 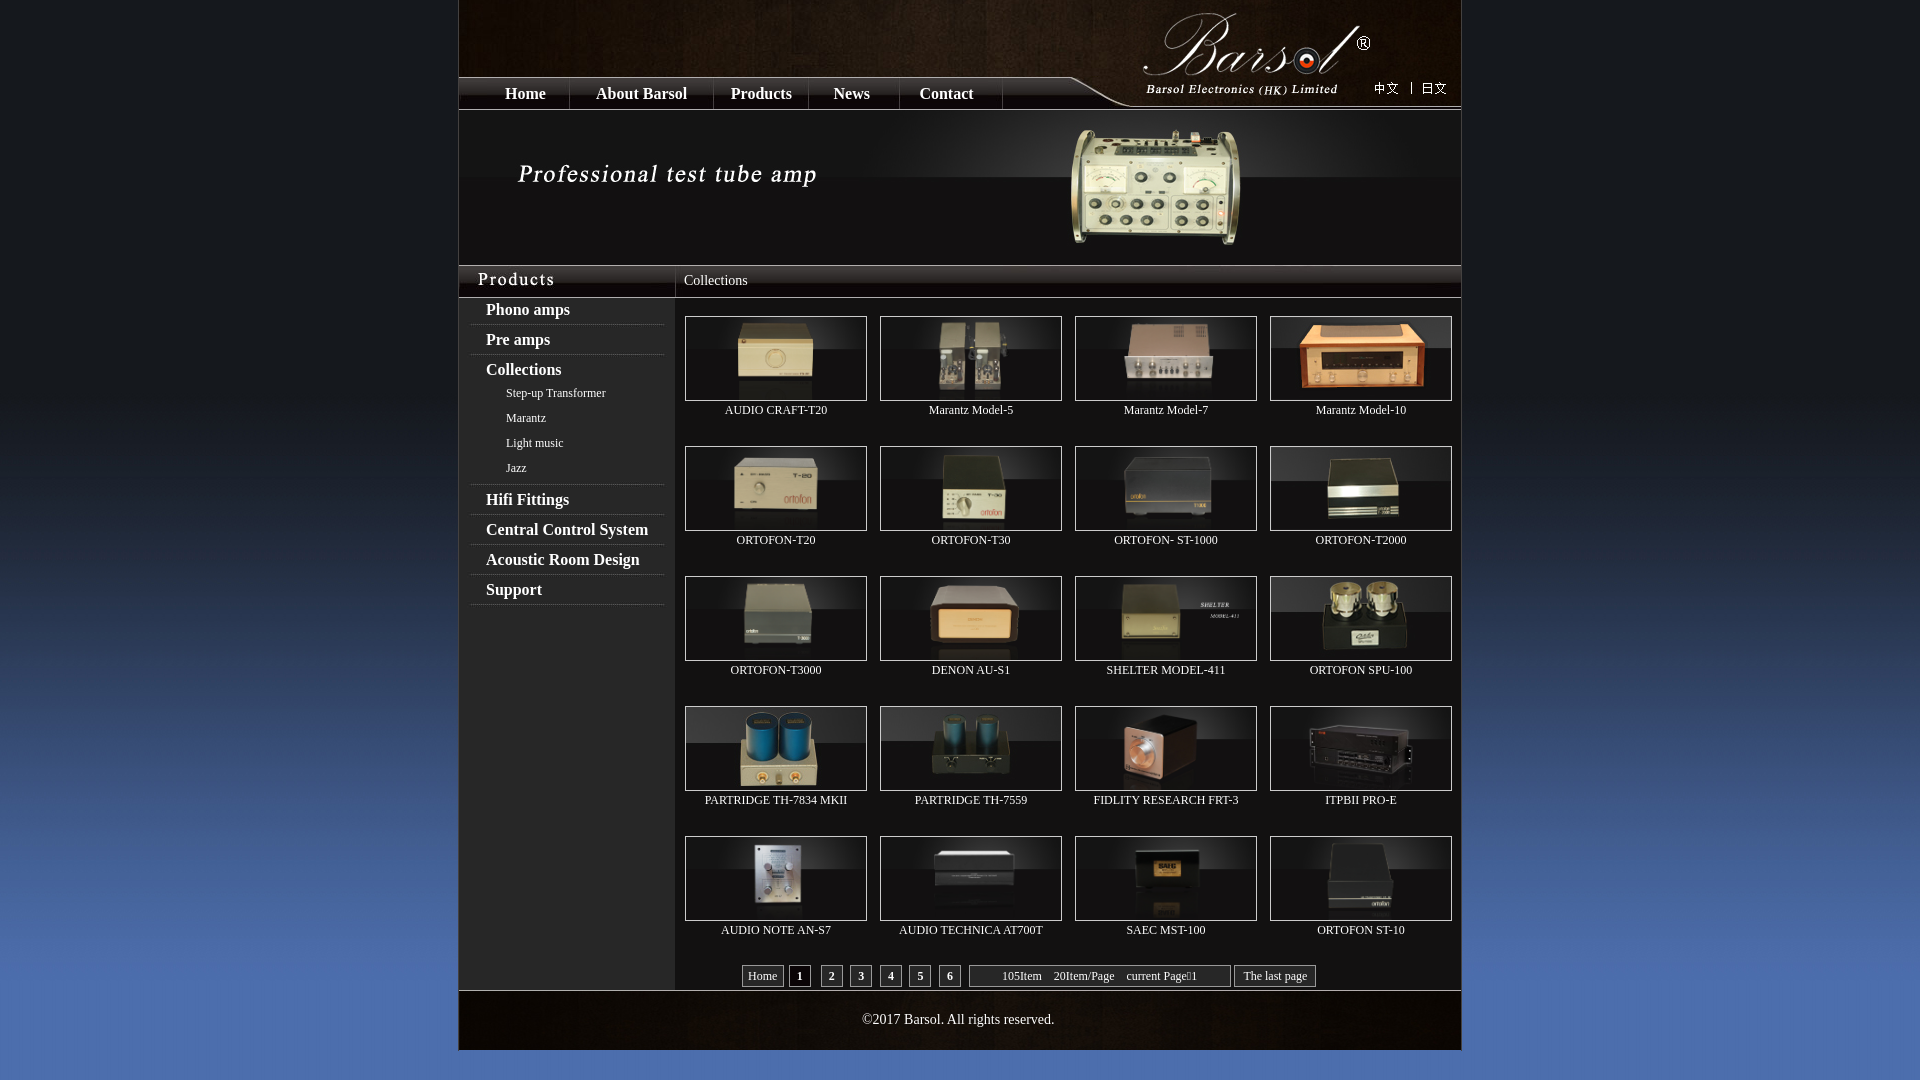 What do you see at coordinates (565, 338) in the screenshot?
I see `'Pre amps'` at bounding box center [565, 338].